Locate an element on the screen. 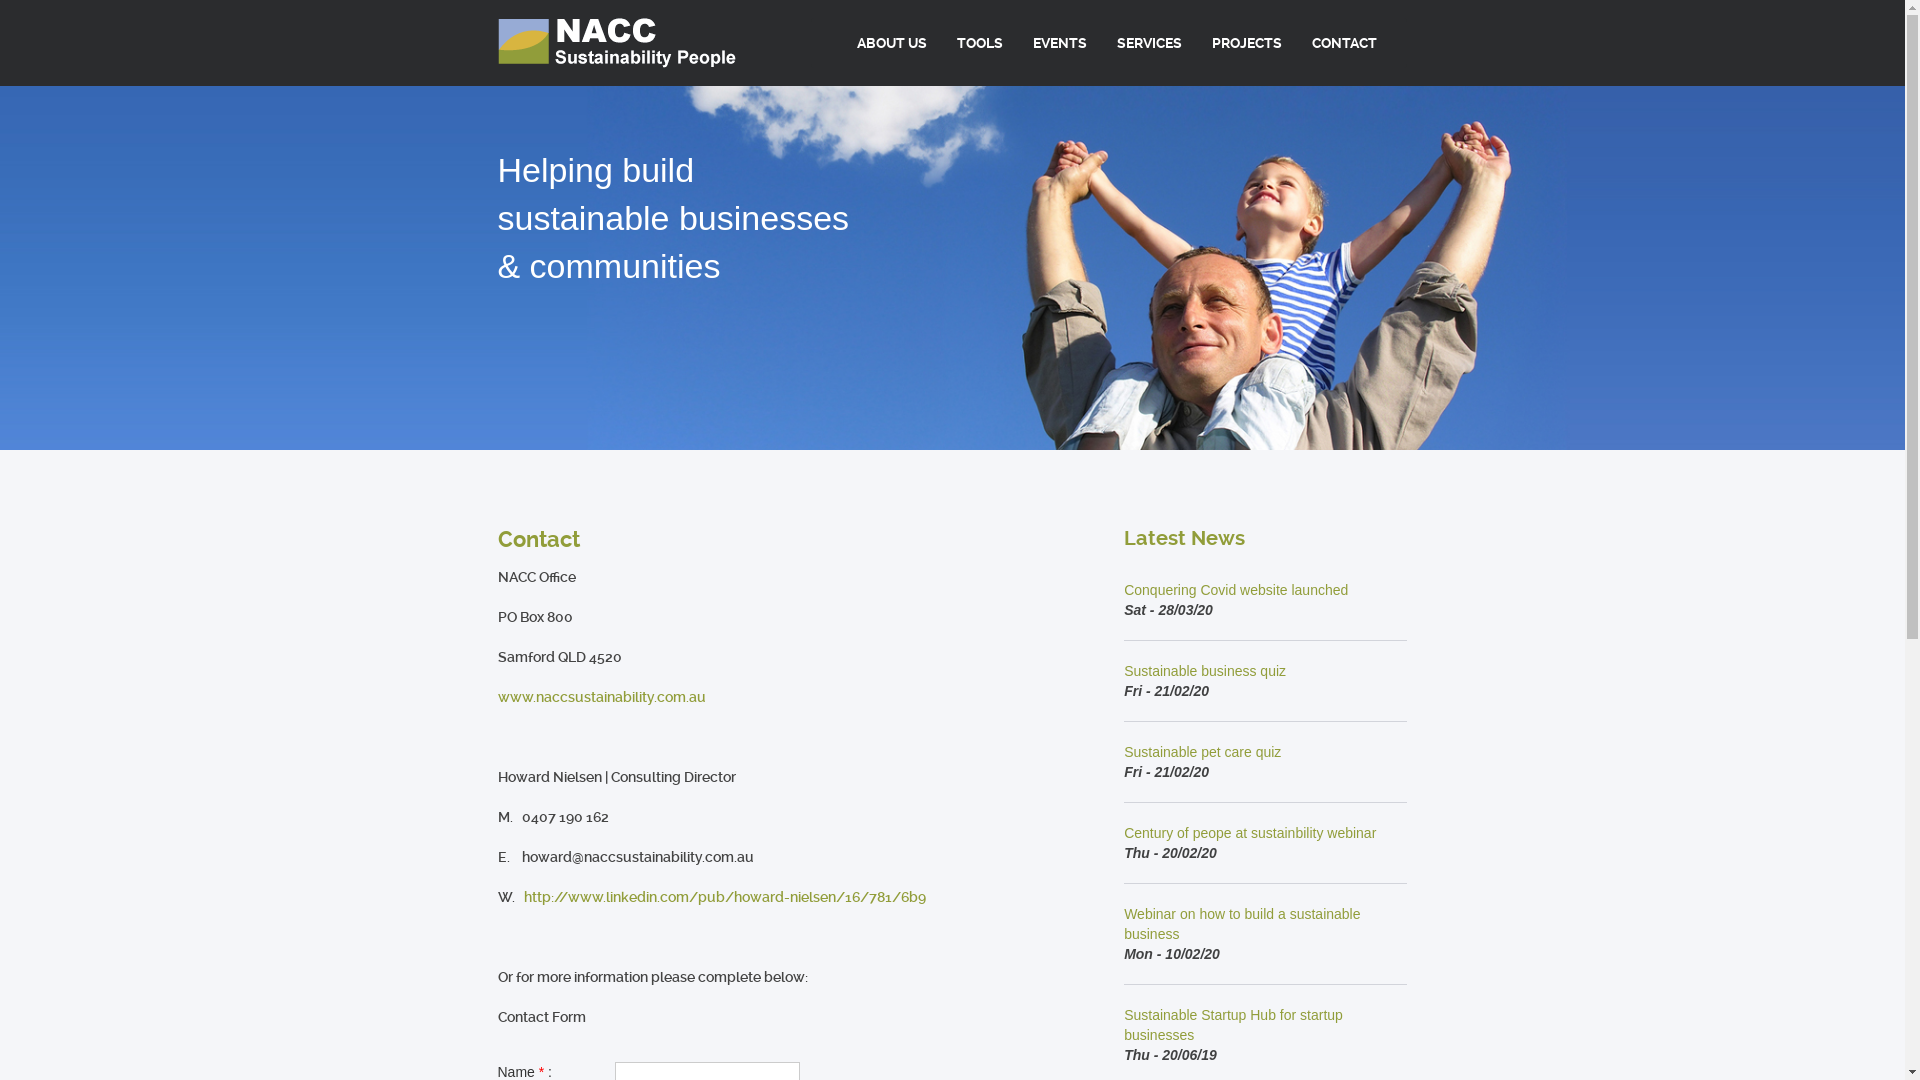  'EVENTS' is located at coordinates (1017, 42).